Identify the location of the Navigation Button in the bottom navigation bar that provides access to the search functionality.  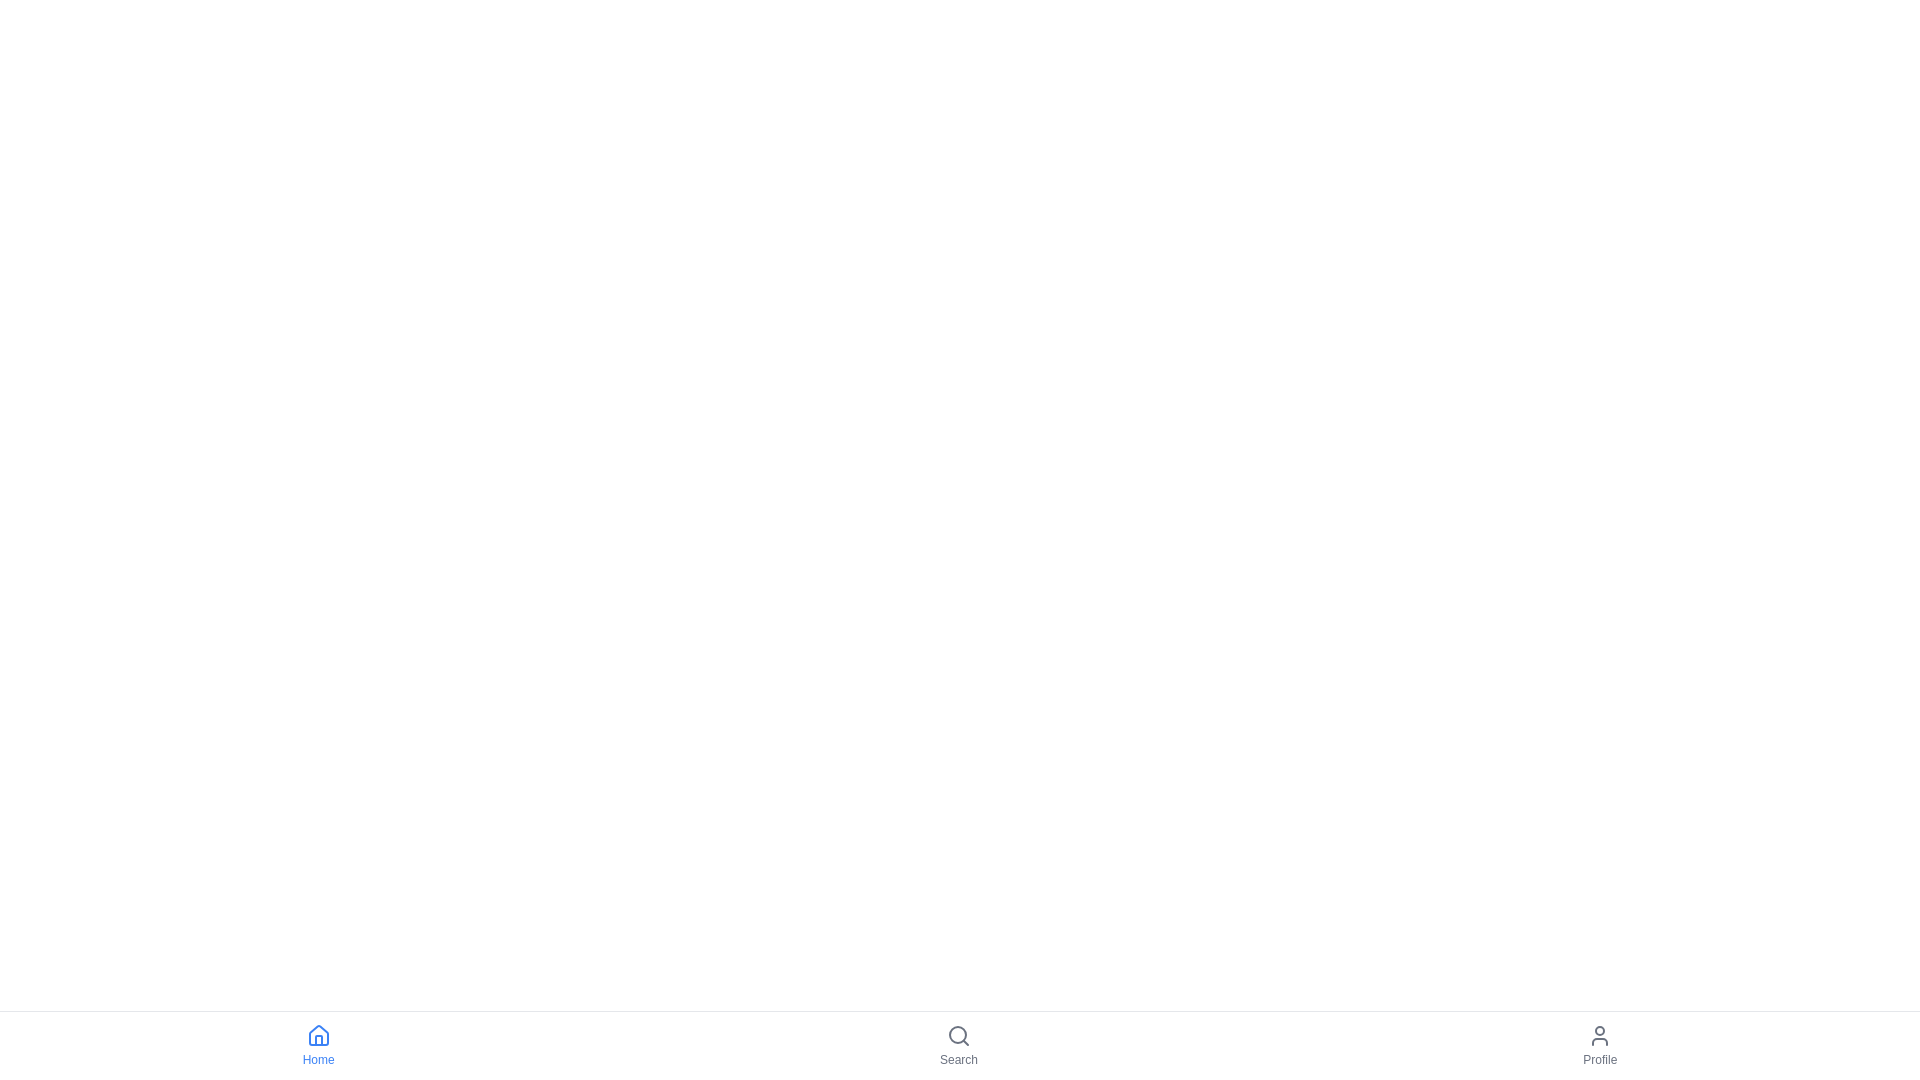
(958, 1044).